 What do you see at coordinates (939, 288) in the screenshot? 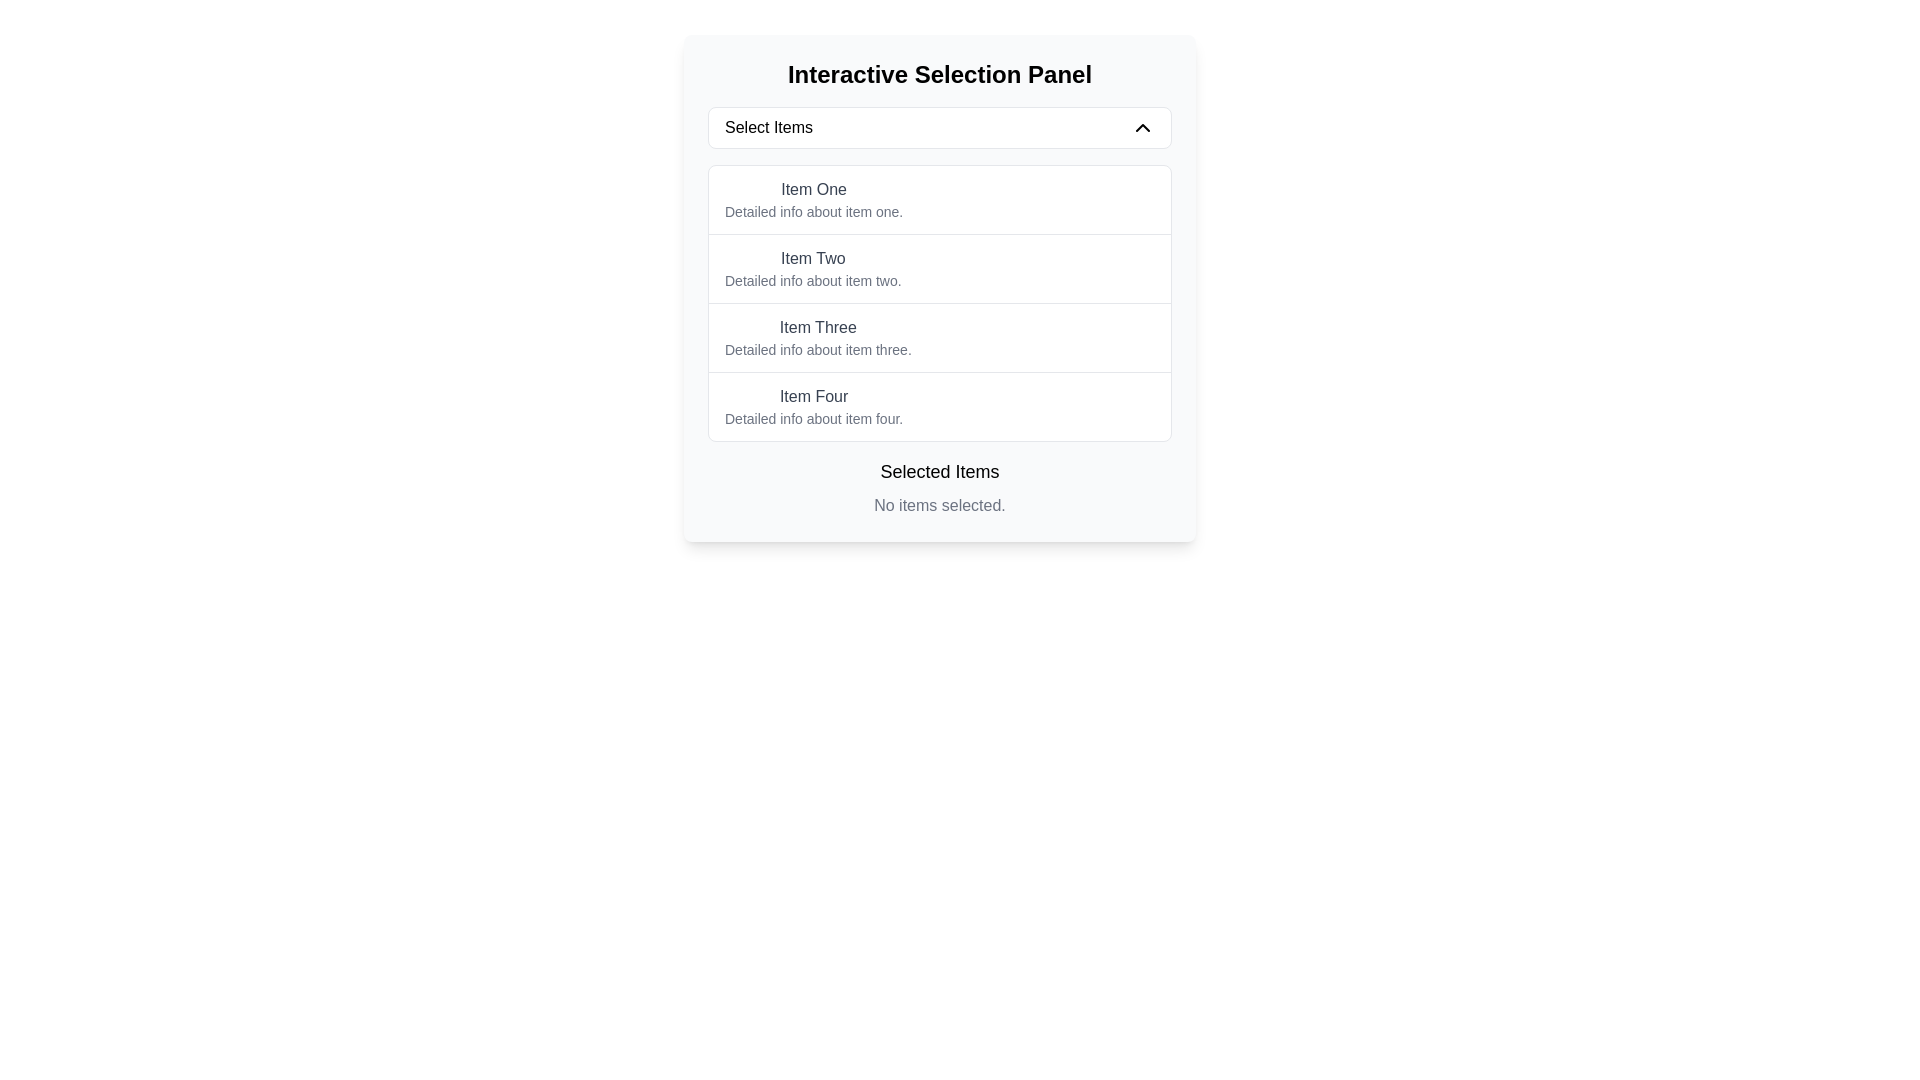
I see `the second selectable row titled 'Item Two' in the 'Interactive Selection Panel'` at bounding box center [939, 288].